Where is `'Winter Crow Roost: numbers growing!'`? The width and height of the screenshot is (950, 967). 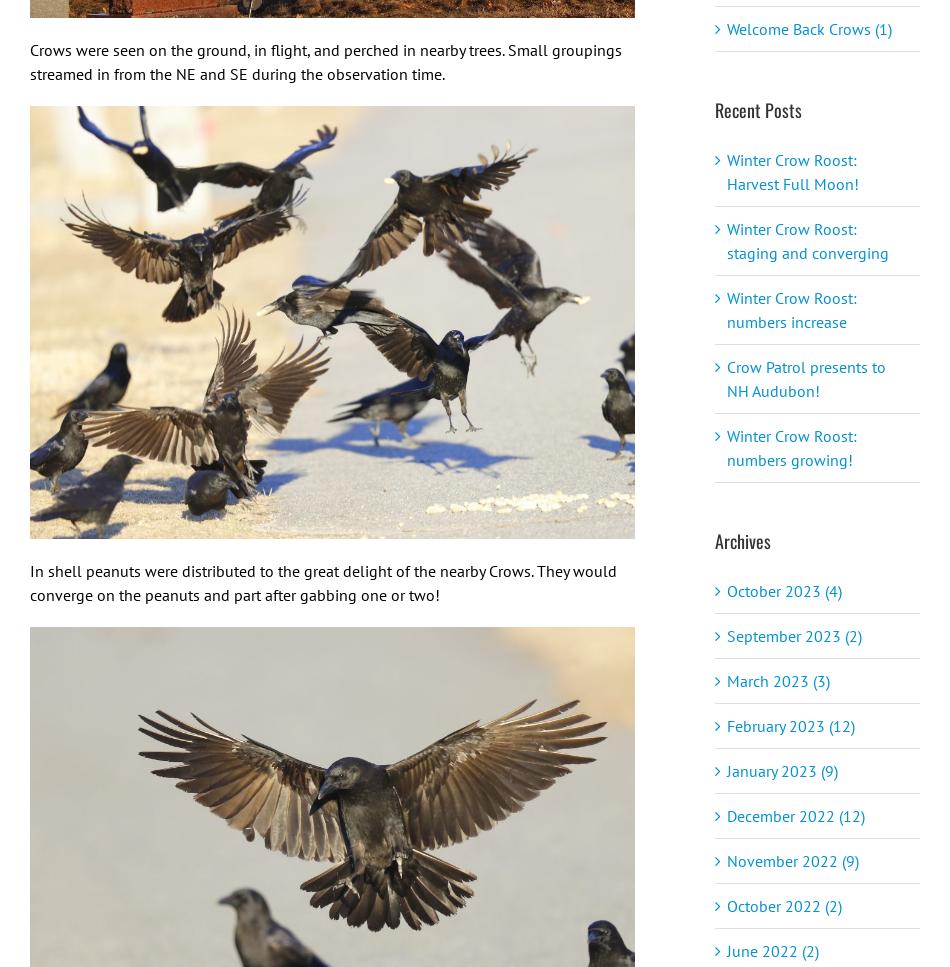 'Winter Crow Roost: numbers growing!' is located at coordinates (791, 447).